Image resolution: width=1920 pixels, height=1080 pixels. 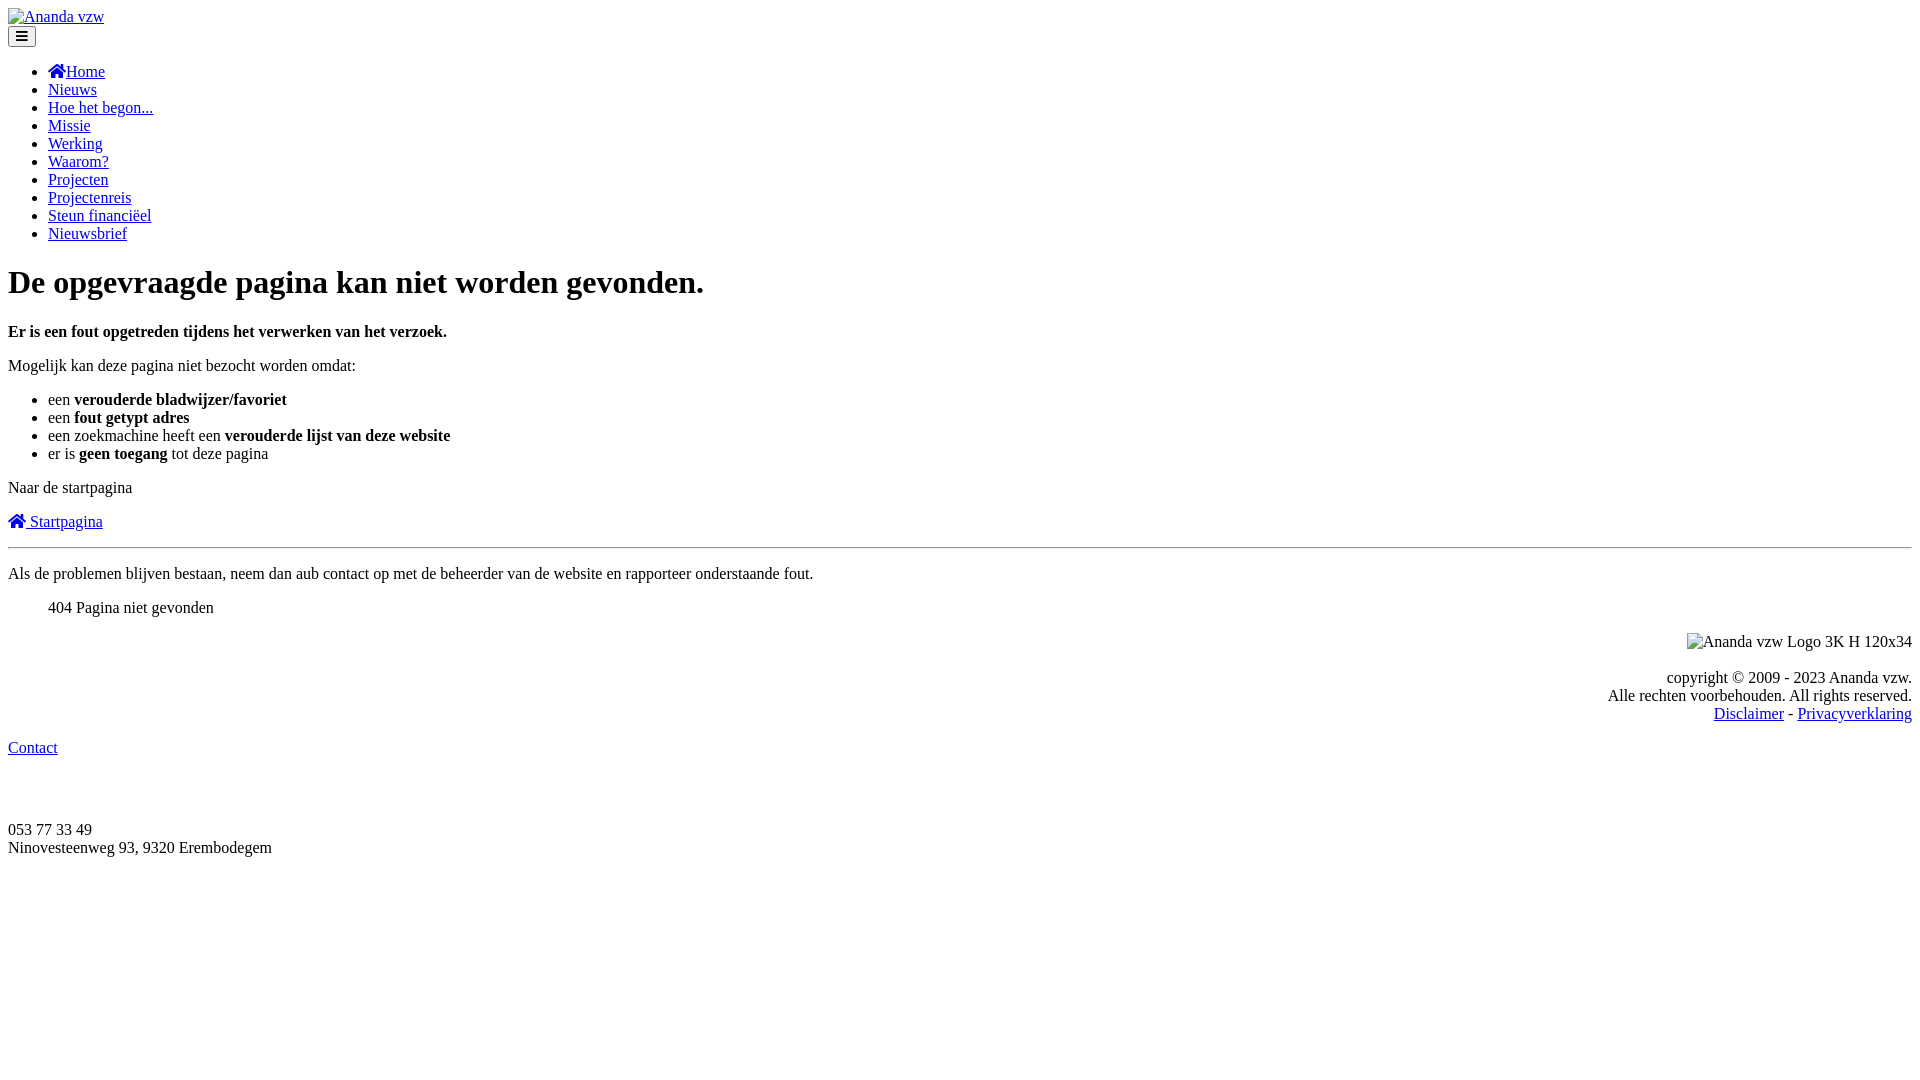 I want to click on 'Projecten', so click(x=48, y=178).